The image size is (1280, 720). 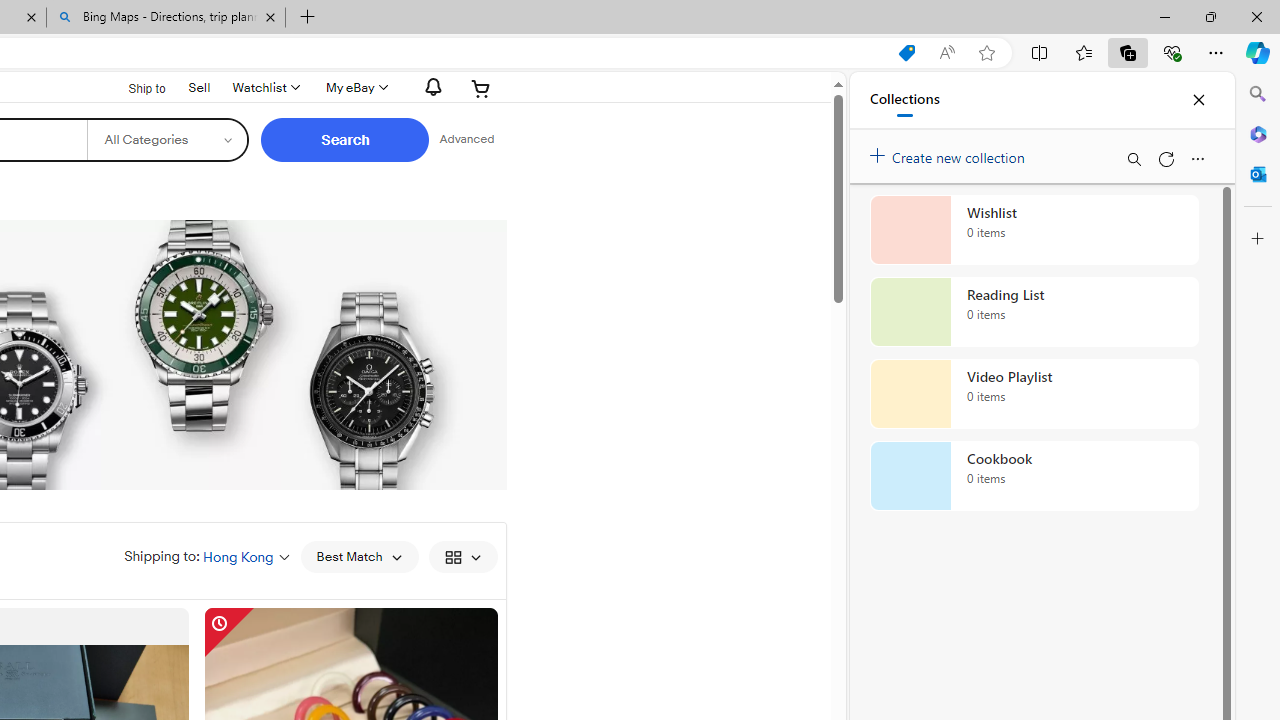 What do you see at coordinates (133, 88) in the screenshot?
I see `'Ship to'` at bounding box center [133, 88].